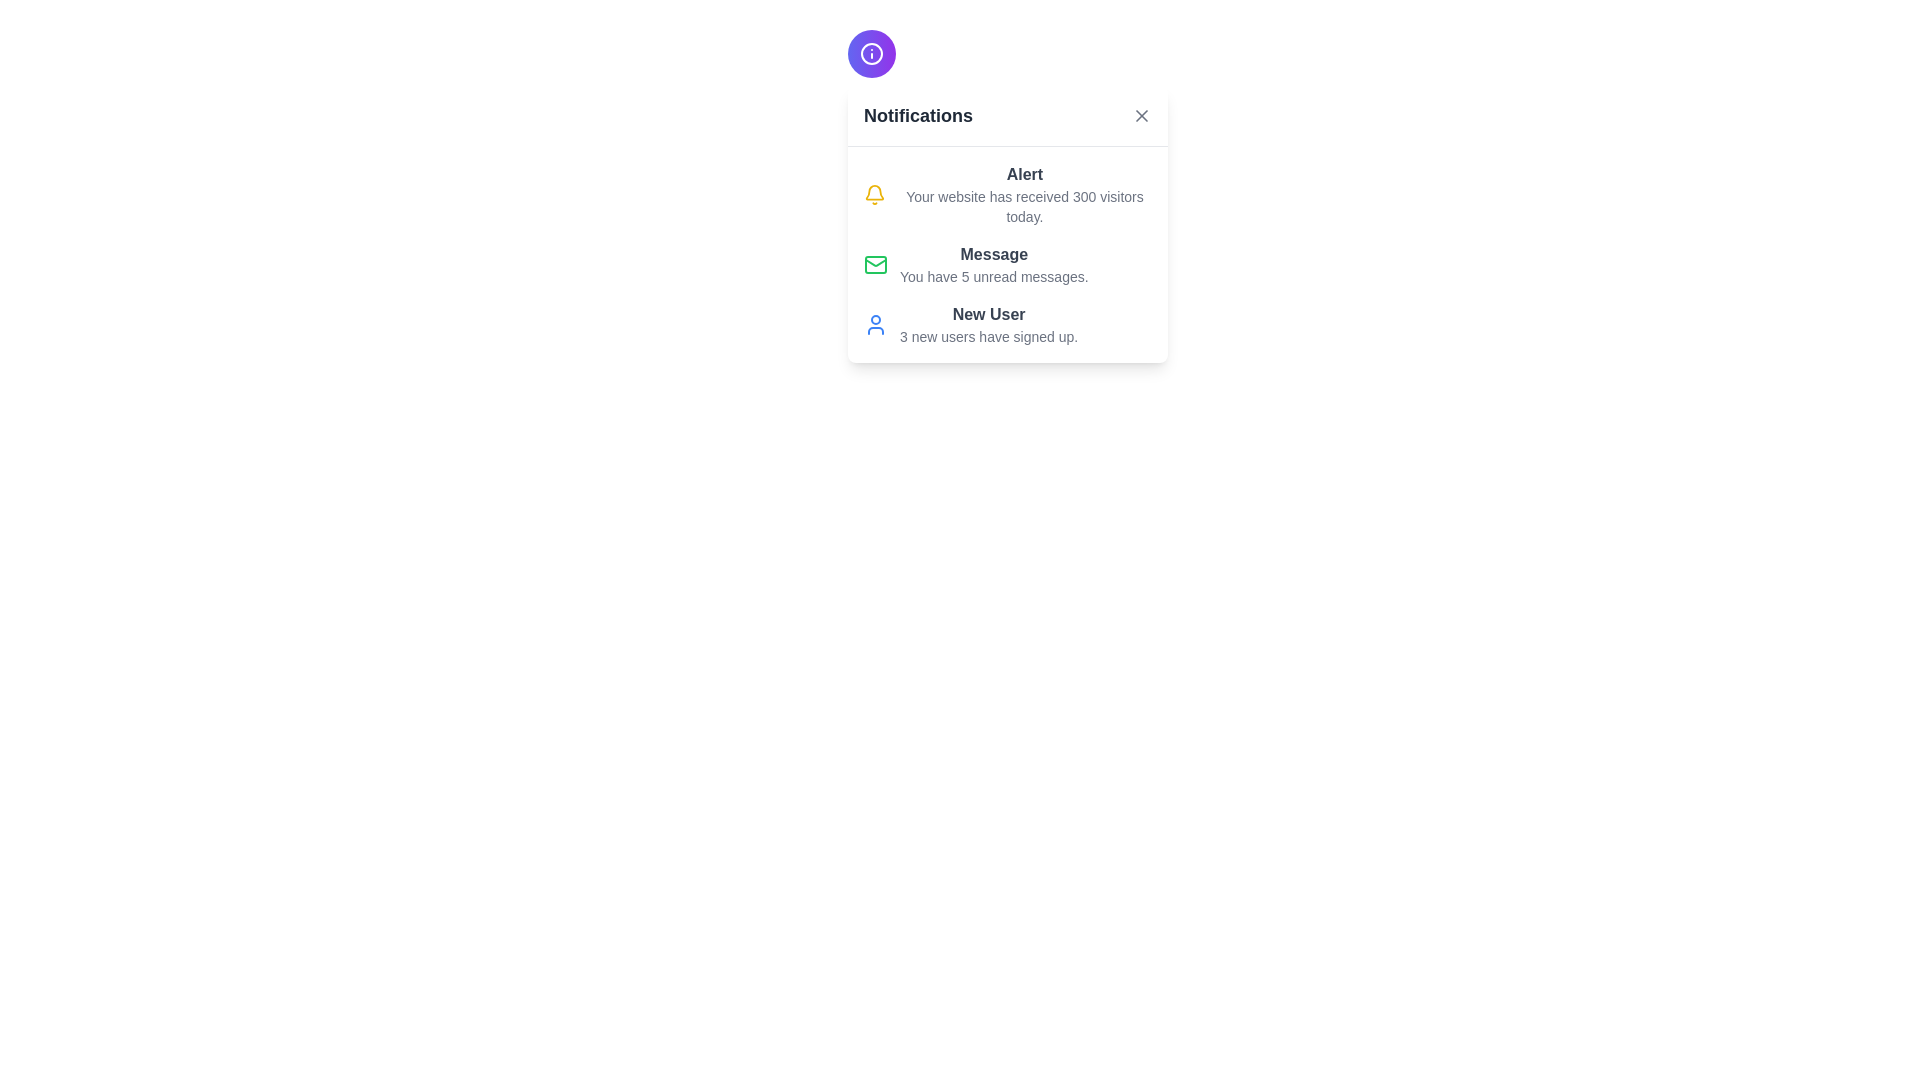 This screenshot has width=1920, height=1080. I want to click on message displayed in the gray text block located beneath the 'Alert' header in the notification panel, so click(1024, 207).